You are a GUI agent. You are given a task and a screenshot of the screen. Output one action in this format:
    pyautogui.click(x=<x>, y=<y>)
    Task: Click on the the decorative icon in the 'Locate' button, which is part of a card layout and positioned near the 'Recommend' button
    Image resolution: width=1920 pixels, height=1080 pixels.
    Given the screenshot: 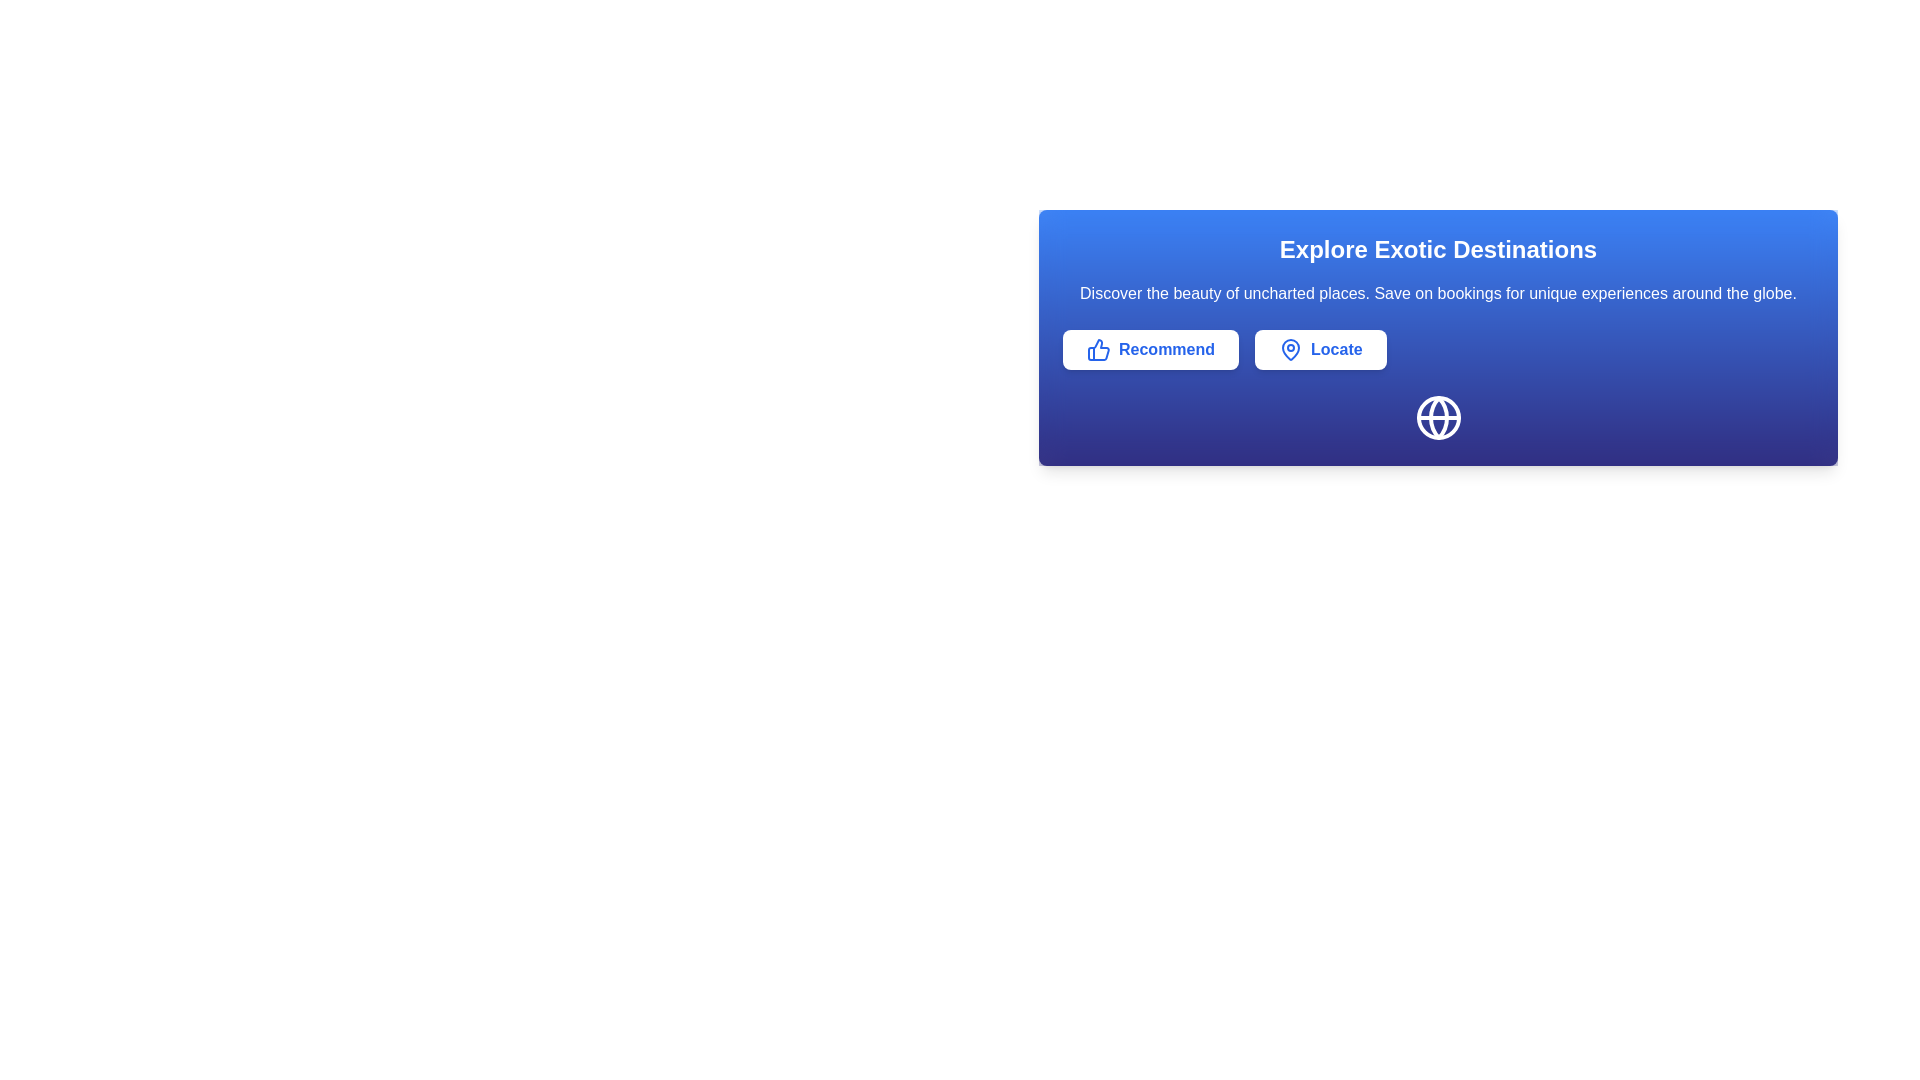 What is the action you would take?
    pyautogui.click(x=1291, y=349)
    